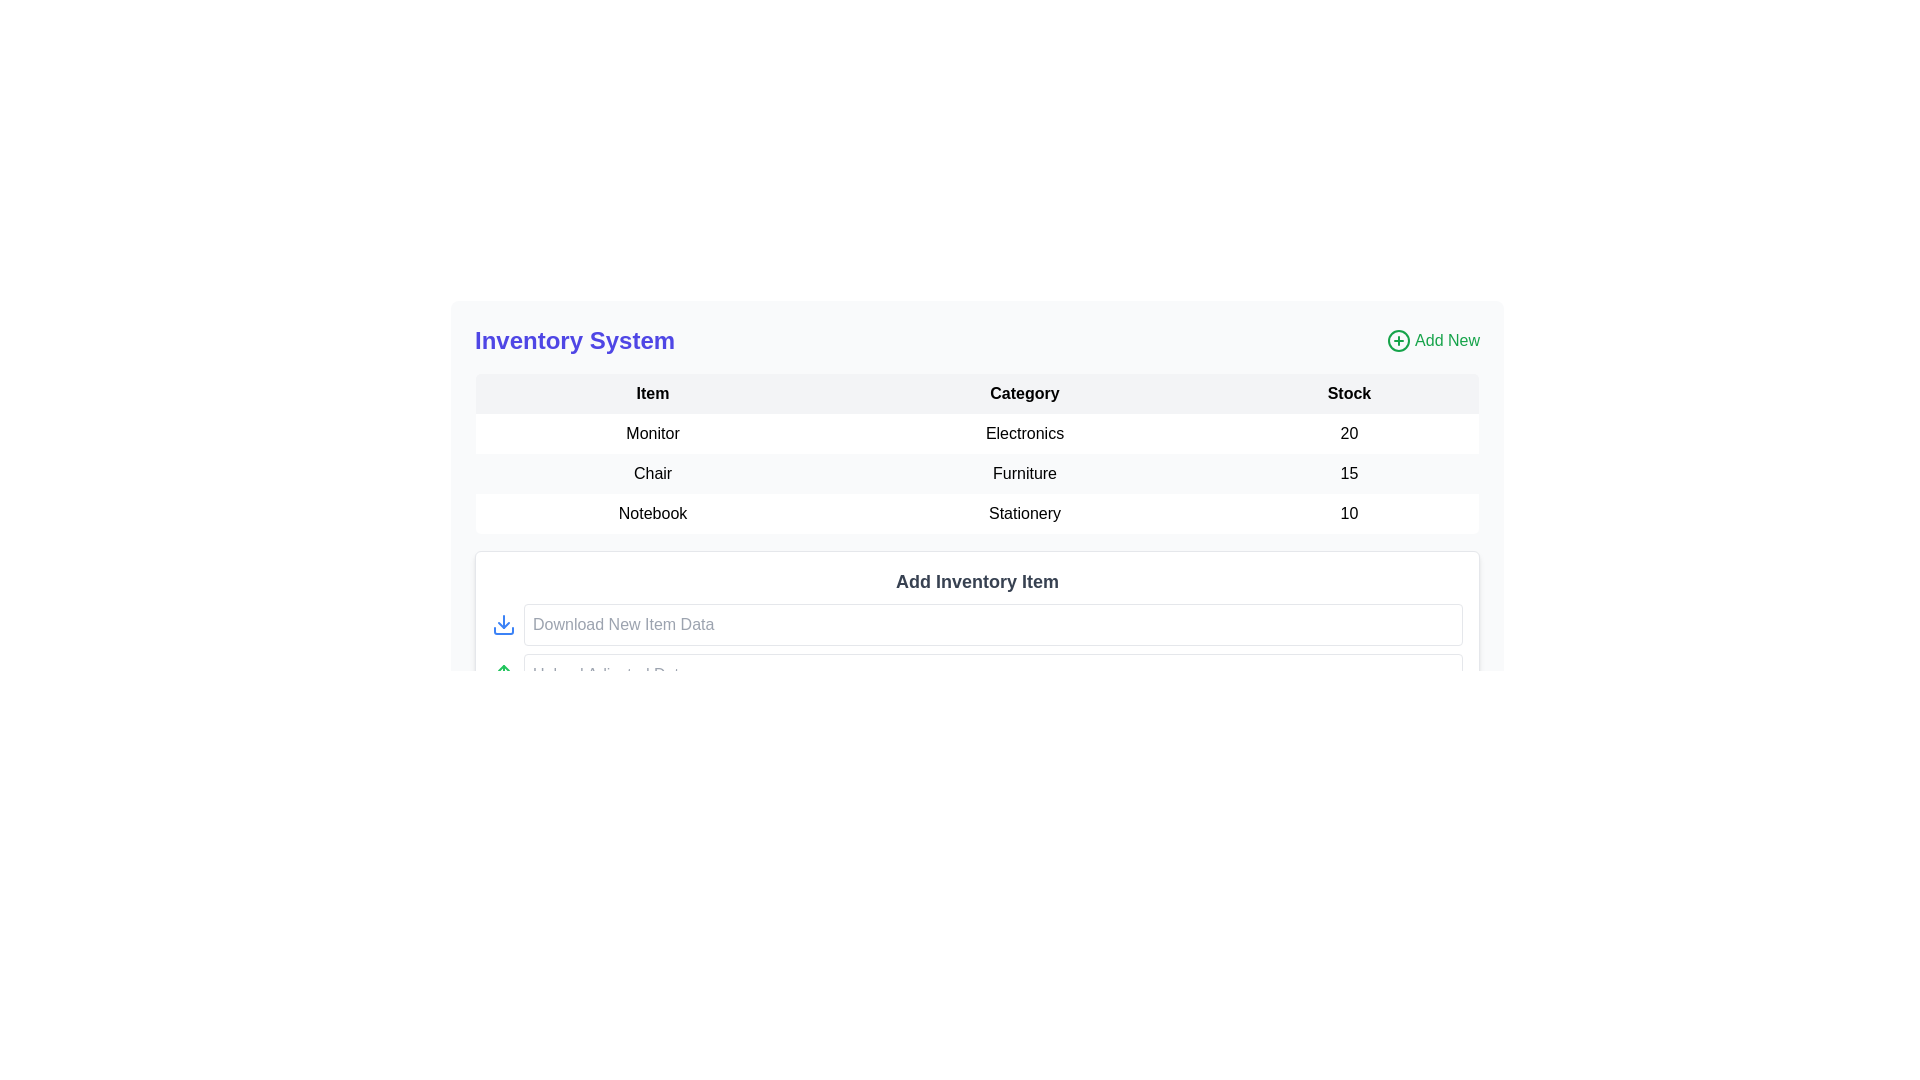 The image size is (1920, 1080). I want to click on the stock quantity cell for the item 'Chair' in the inventory table, located in the third column of the second row, if it has an interactive feature, so click(1349, 474).